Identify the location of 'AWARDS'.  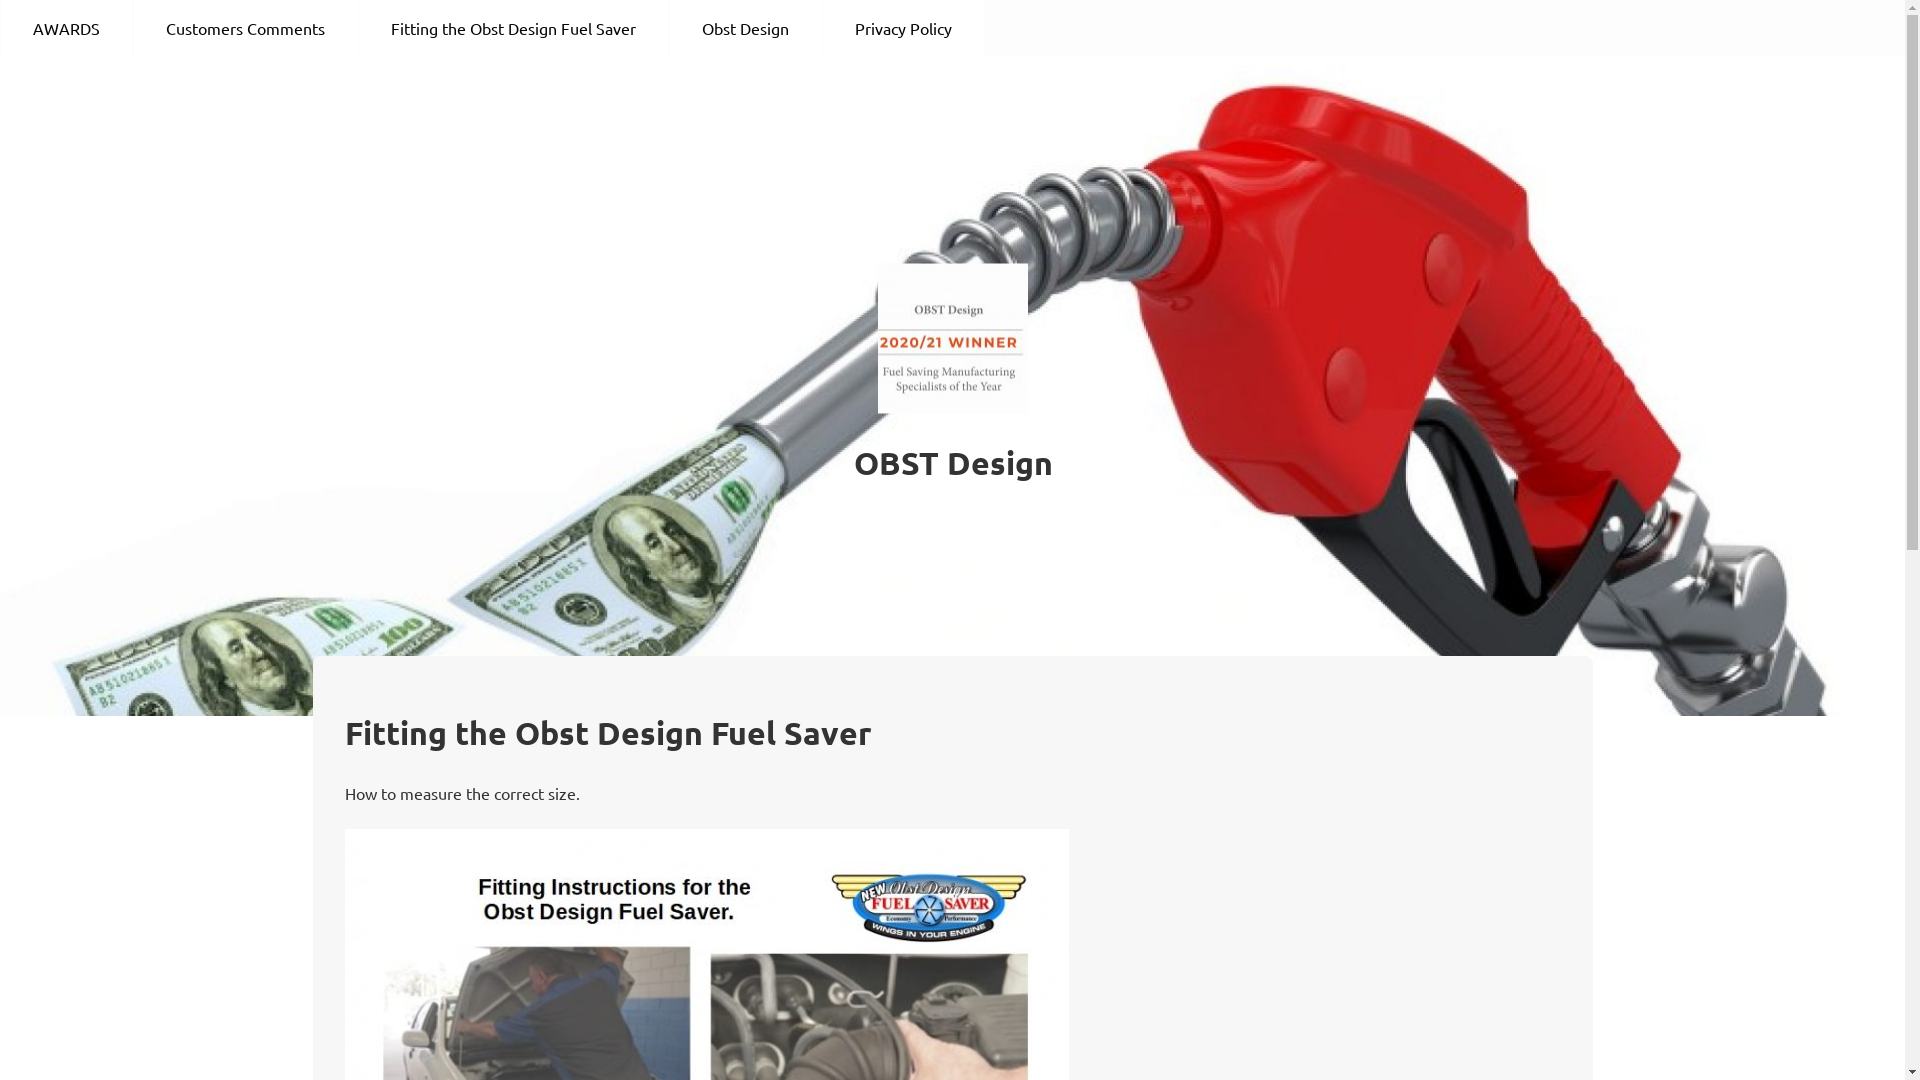
(66, 27).